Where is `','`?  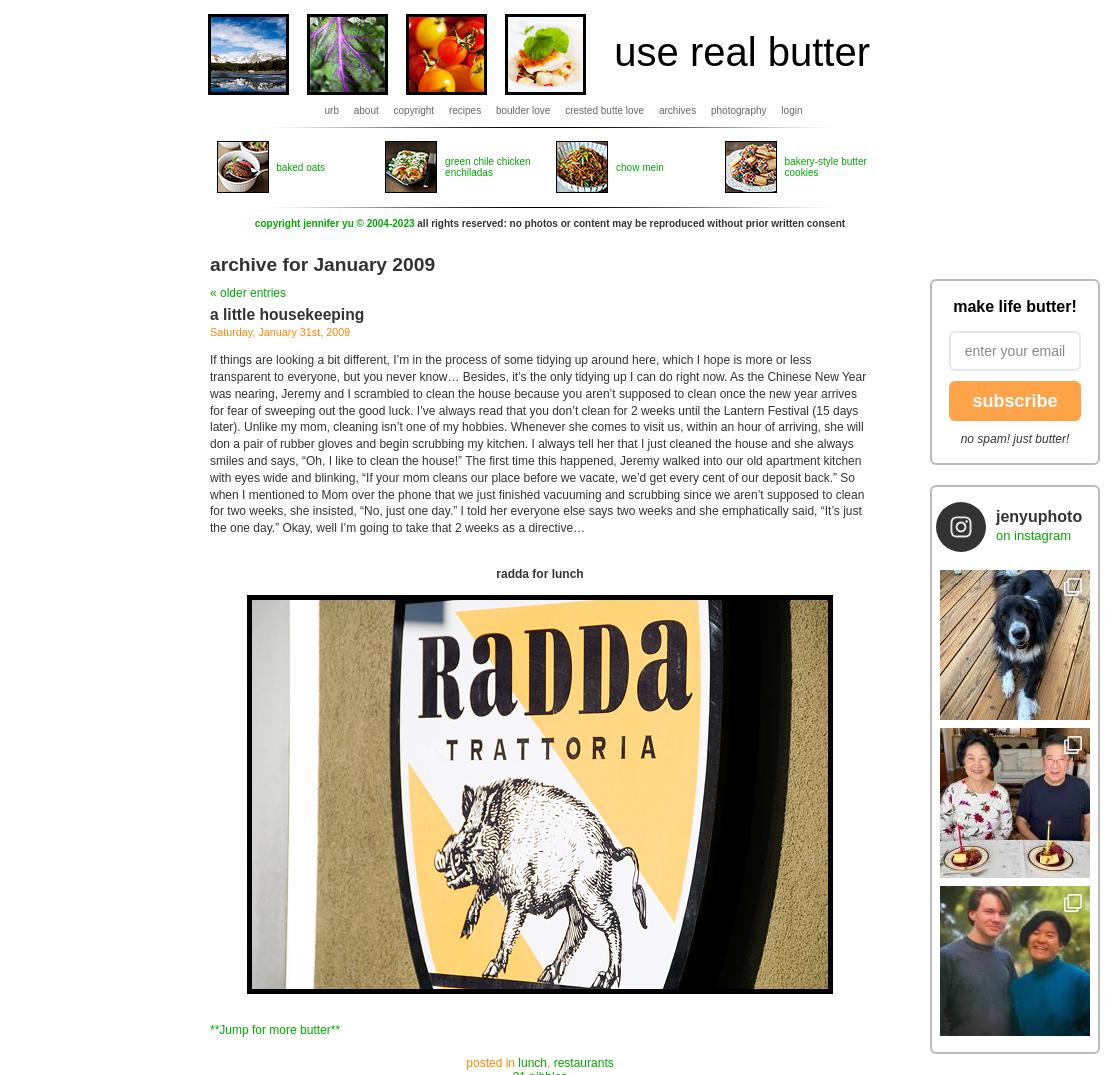 ',' is located at coordinates (549, 1062).